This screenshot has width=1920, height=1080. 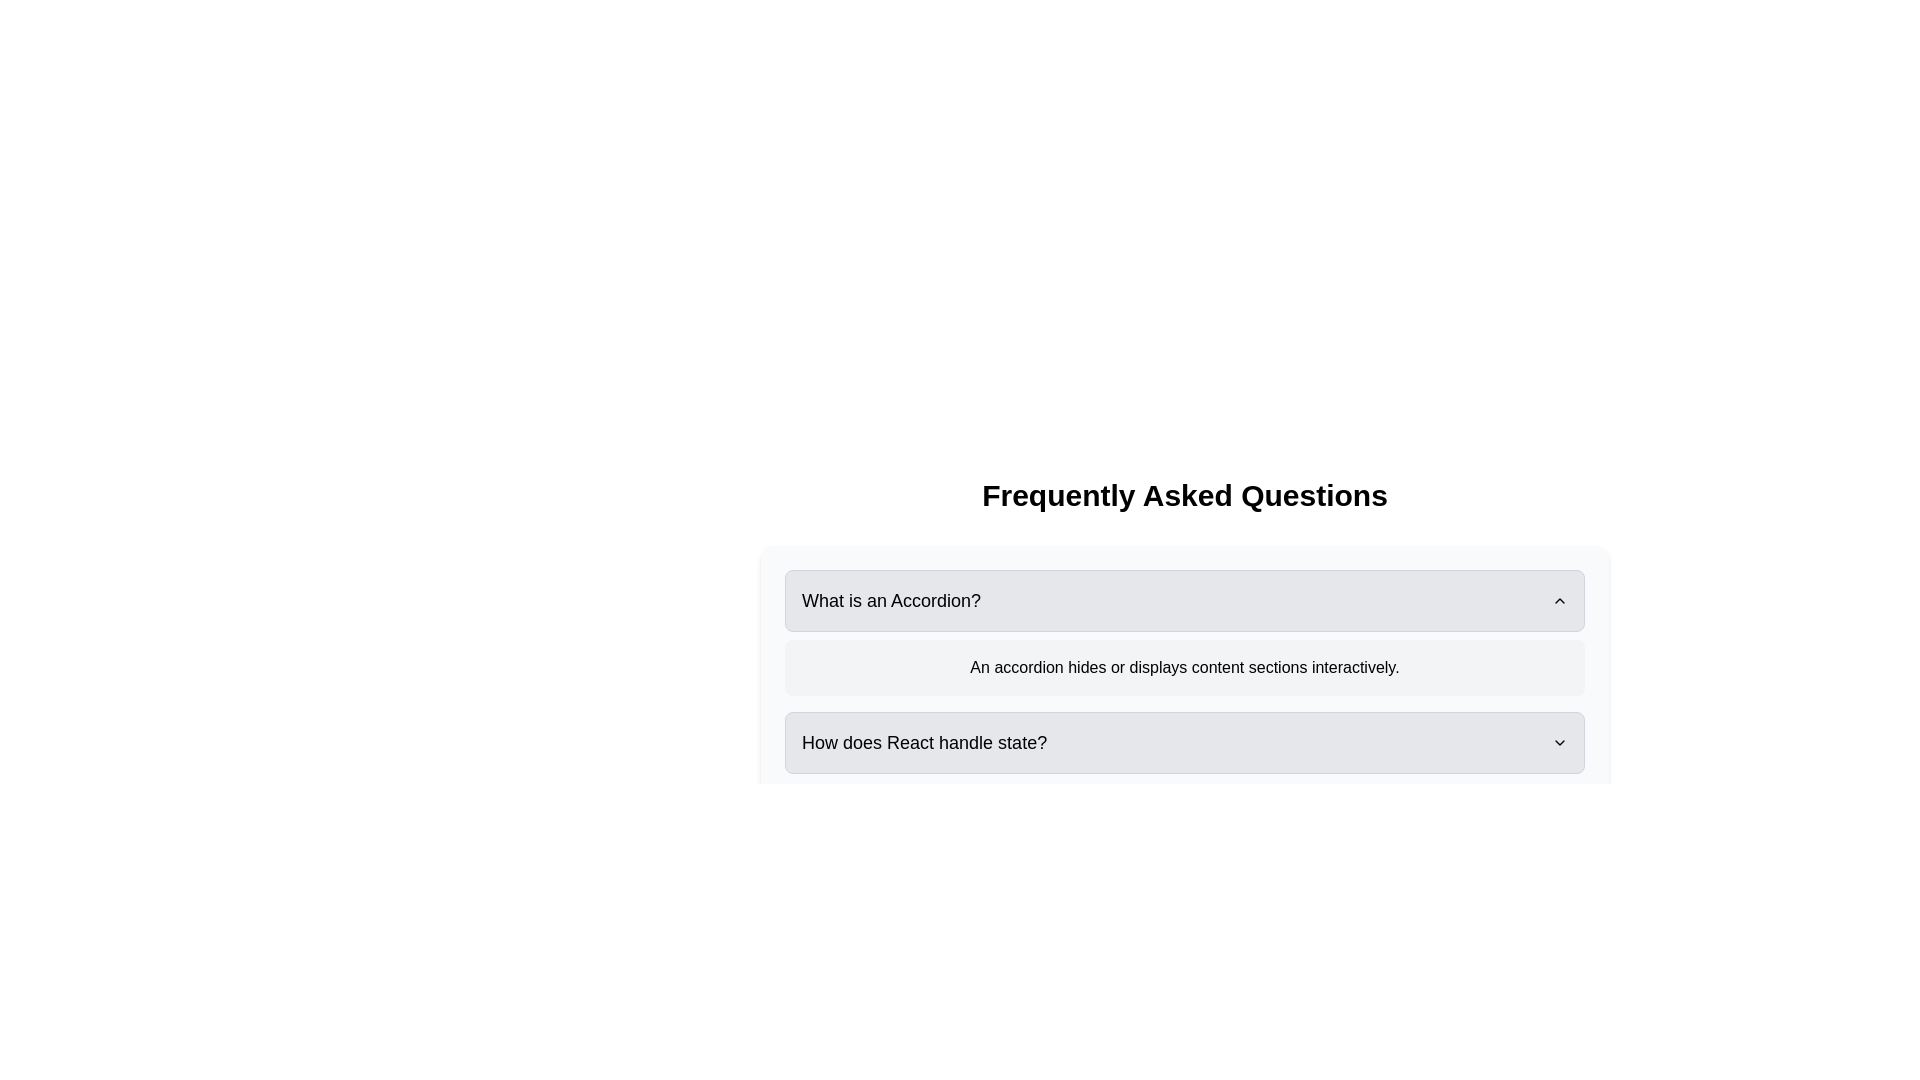 I want to click on the second interactive accordion section titled 'How does React handle state?', so click(x=1185, y=717).